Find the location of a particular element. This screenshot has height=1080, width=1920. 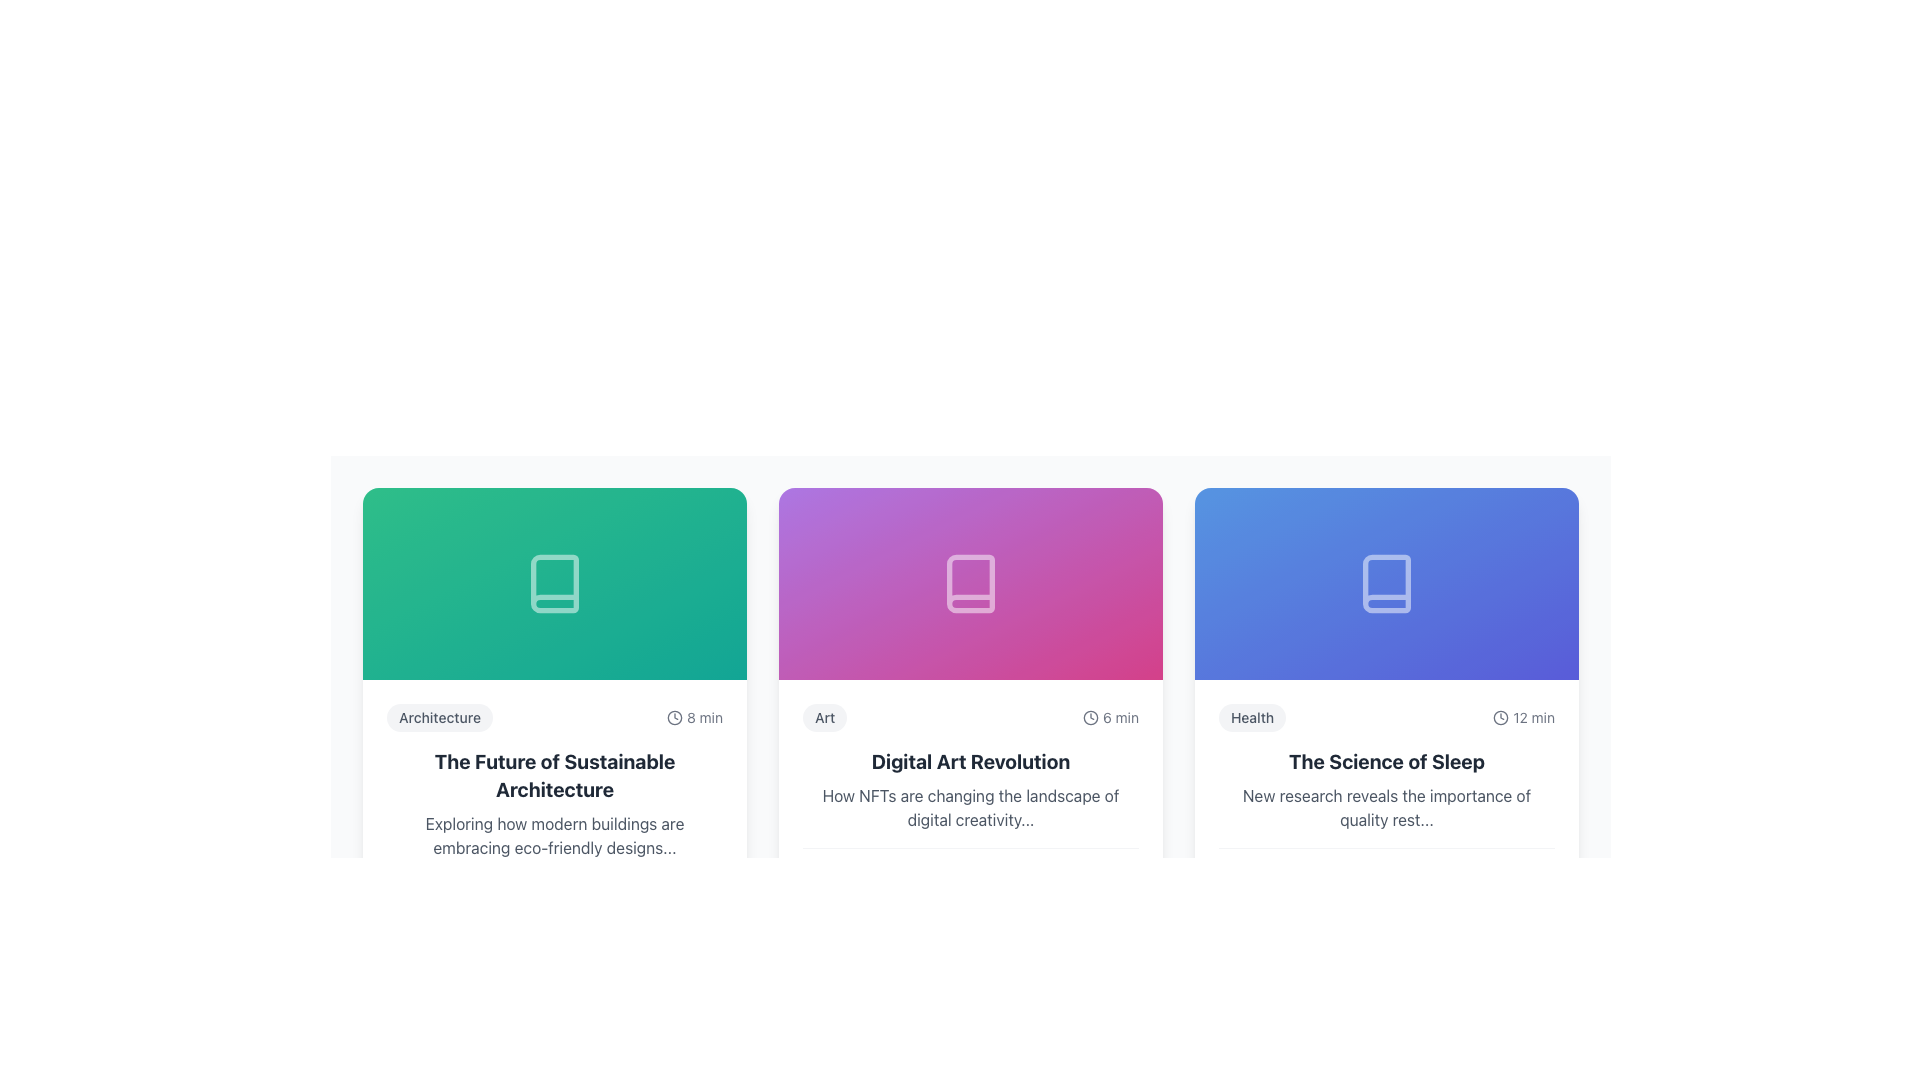

the text block that provides a brief description of 'The Science of Sleep', which is displayed in gray font below the title and above the button interface elements in the rightmost card is located at coordinates (1386, 806).